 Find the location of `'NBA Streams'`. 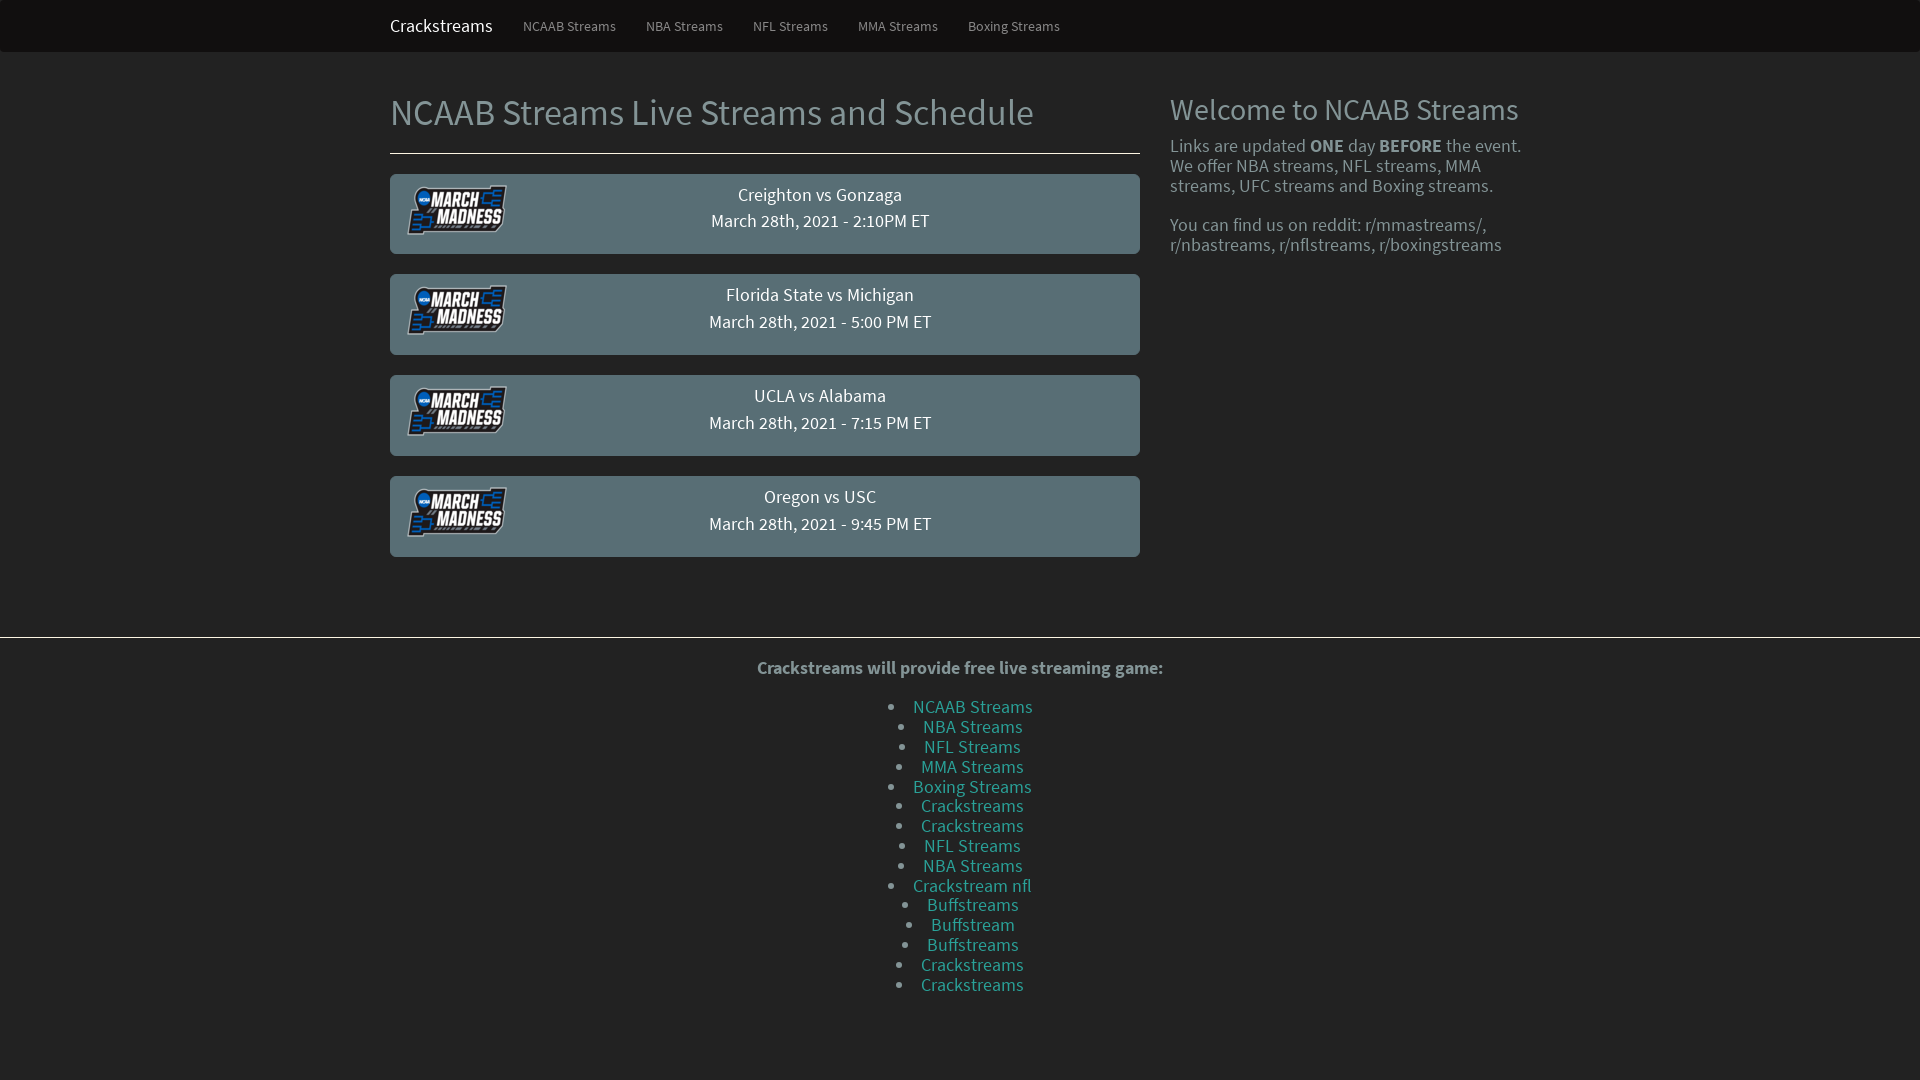

'NBA Streams' is located at coordinates (684, 26).